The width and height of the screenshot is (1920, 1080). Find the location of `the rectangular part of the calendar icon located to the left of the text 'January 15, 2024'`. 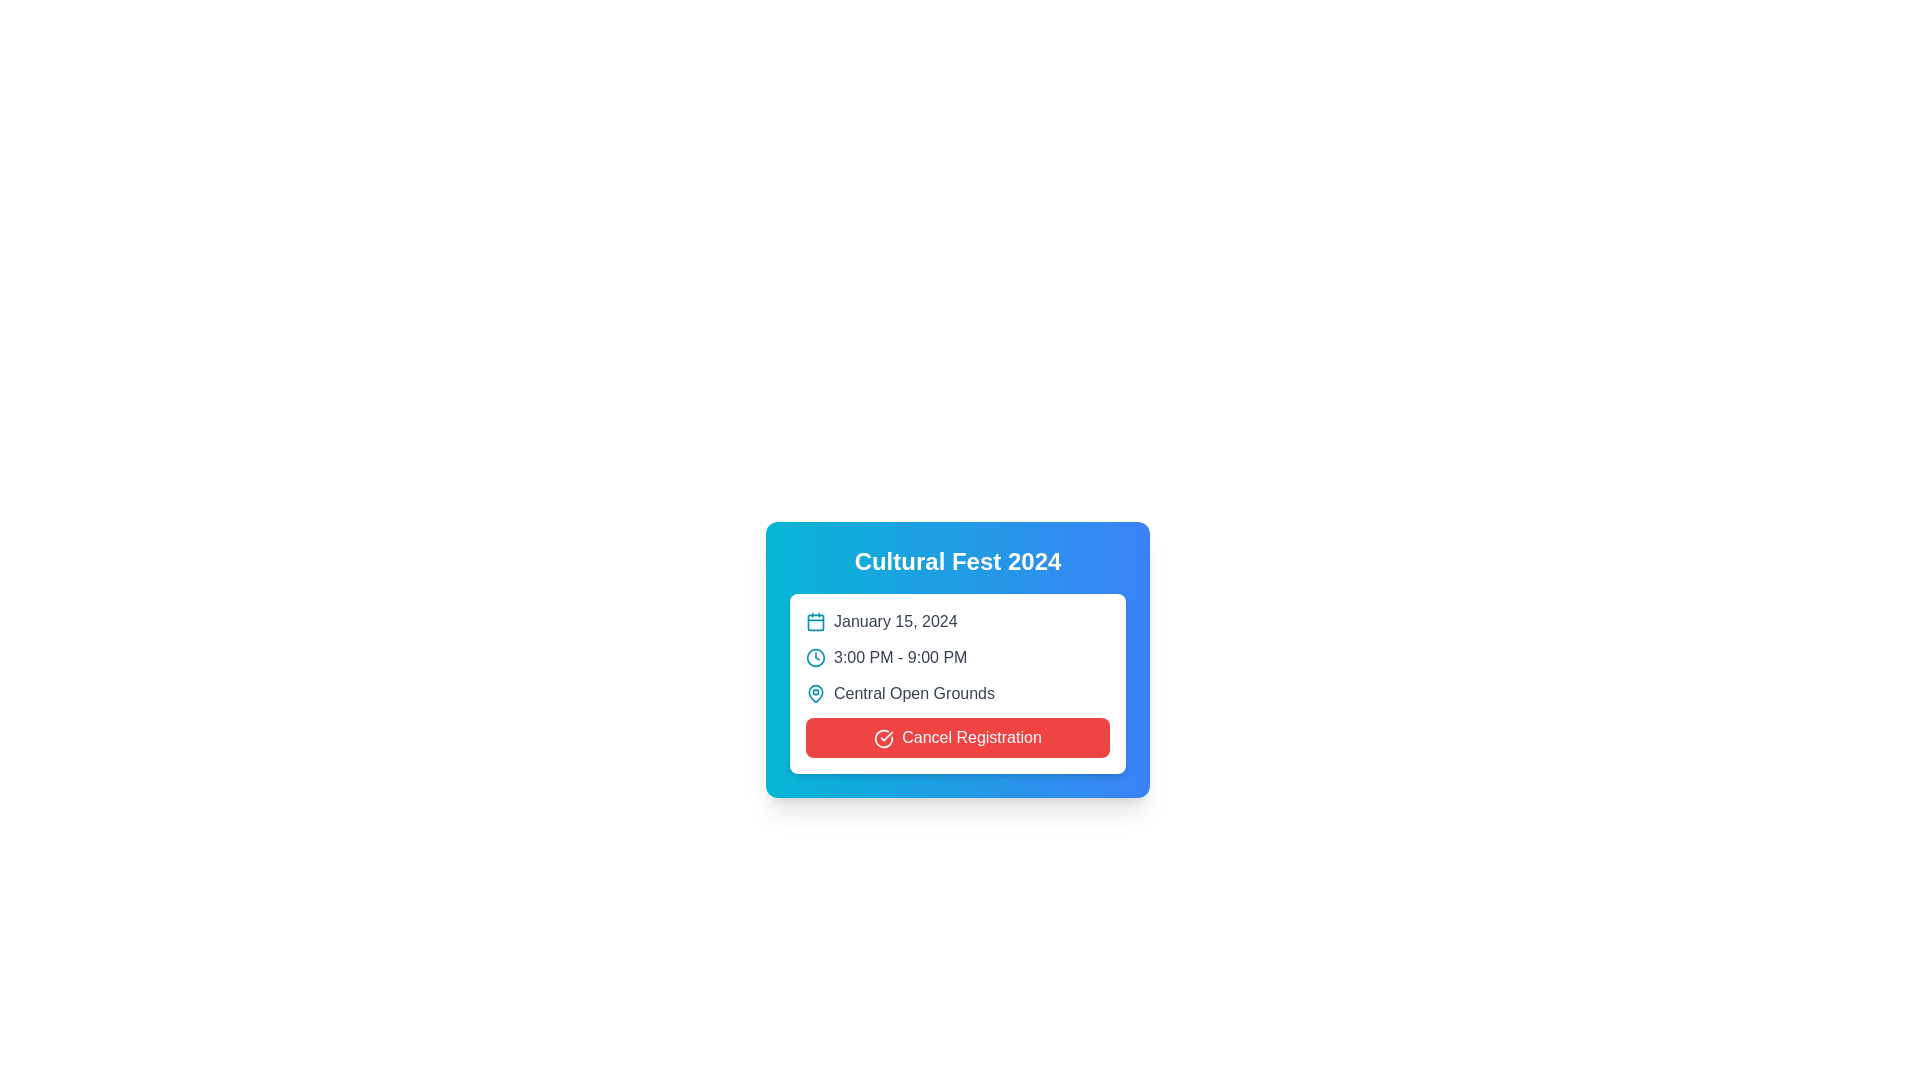

the rectangular part of the calendar icon located to the left of the text 'January 15, 2024' is located at coordinates (816, 620).